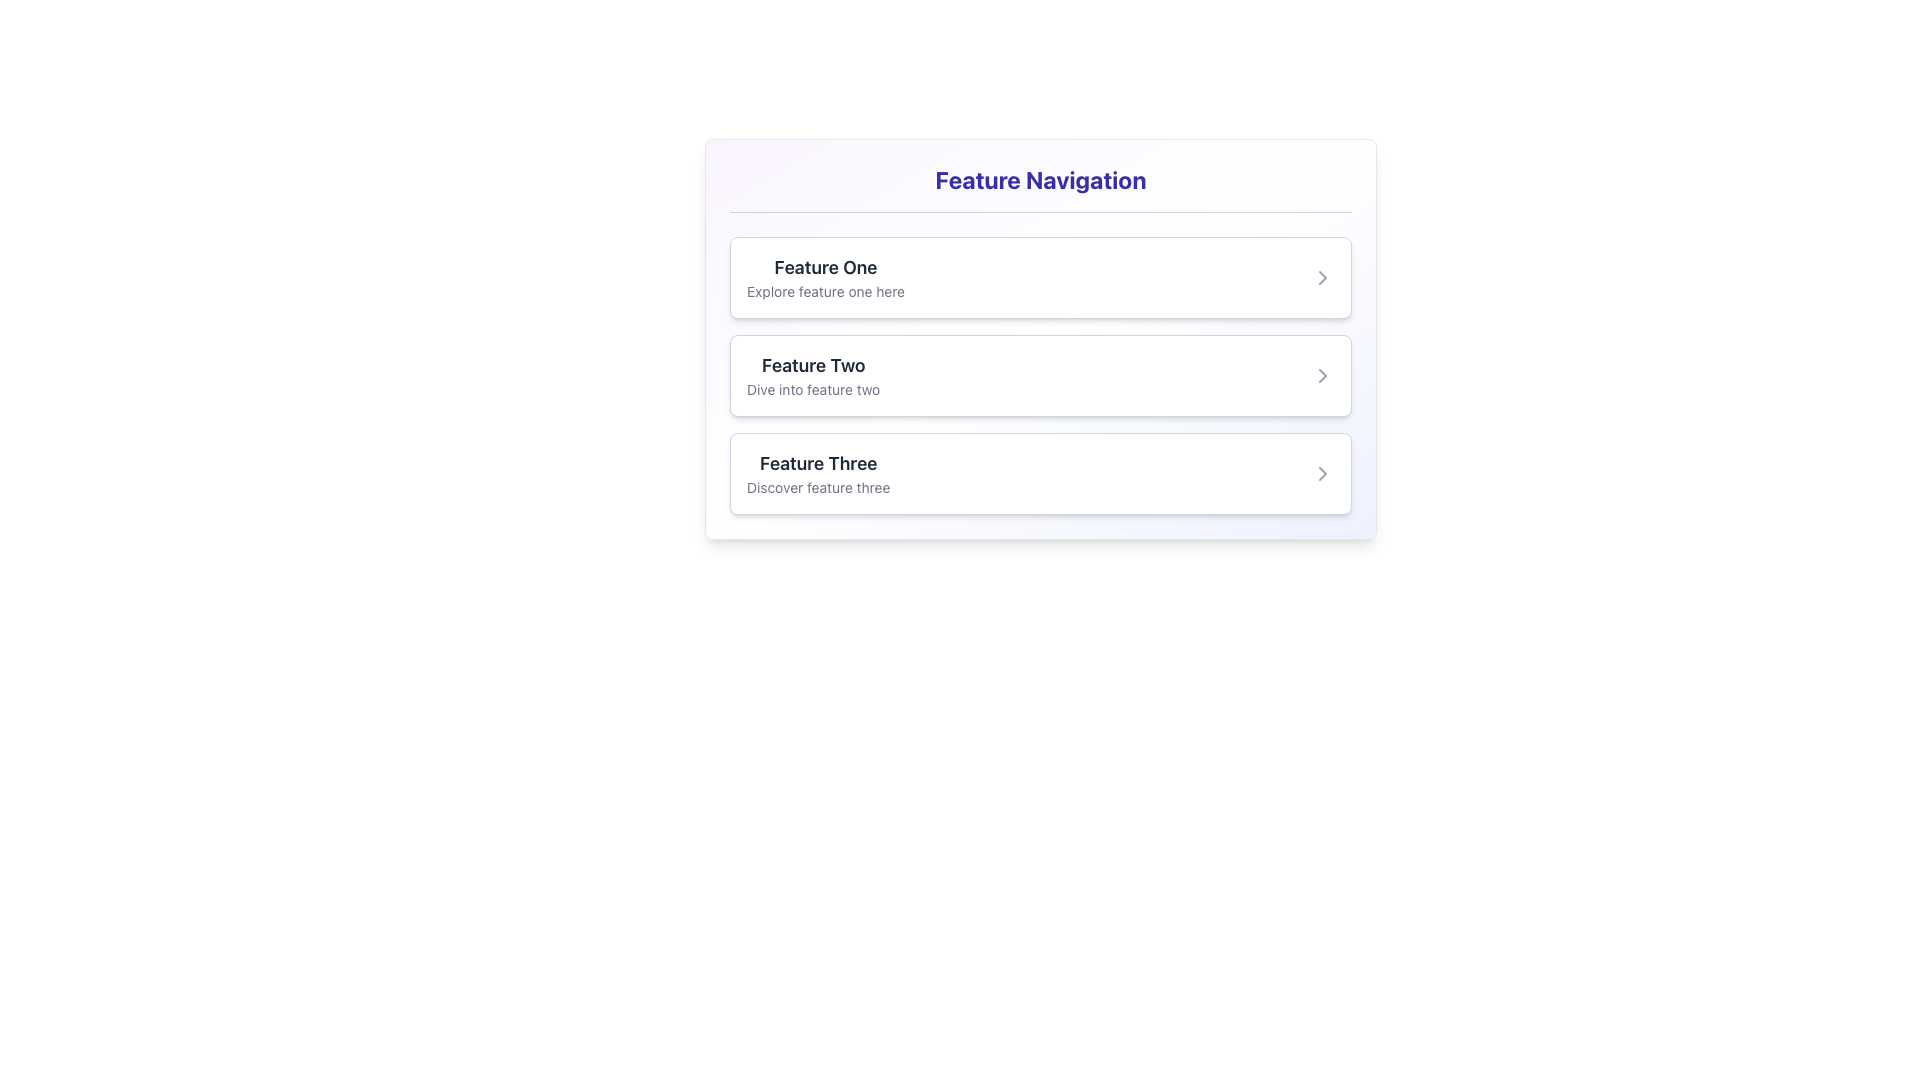 The height and width of the screenshot is (1080, 1920). What do you see at coordinates (1040, 188) in the screenshot?
I see `the non-interactive Text label that serves as a section title for the content below it` at bounding box center [1040, 188].